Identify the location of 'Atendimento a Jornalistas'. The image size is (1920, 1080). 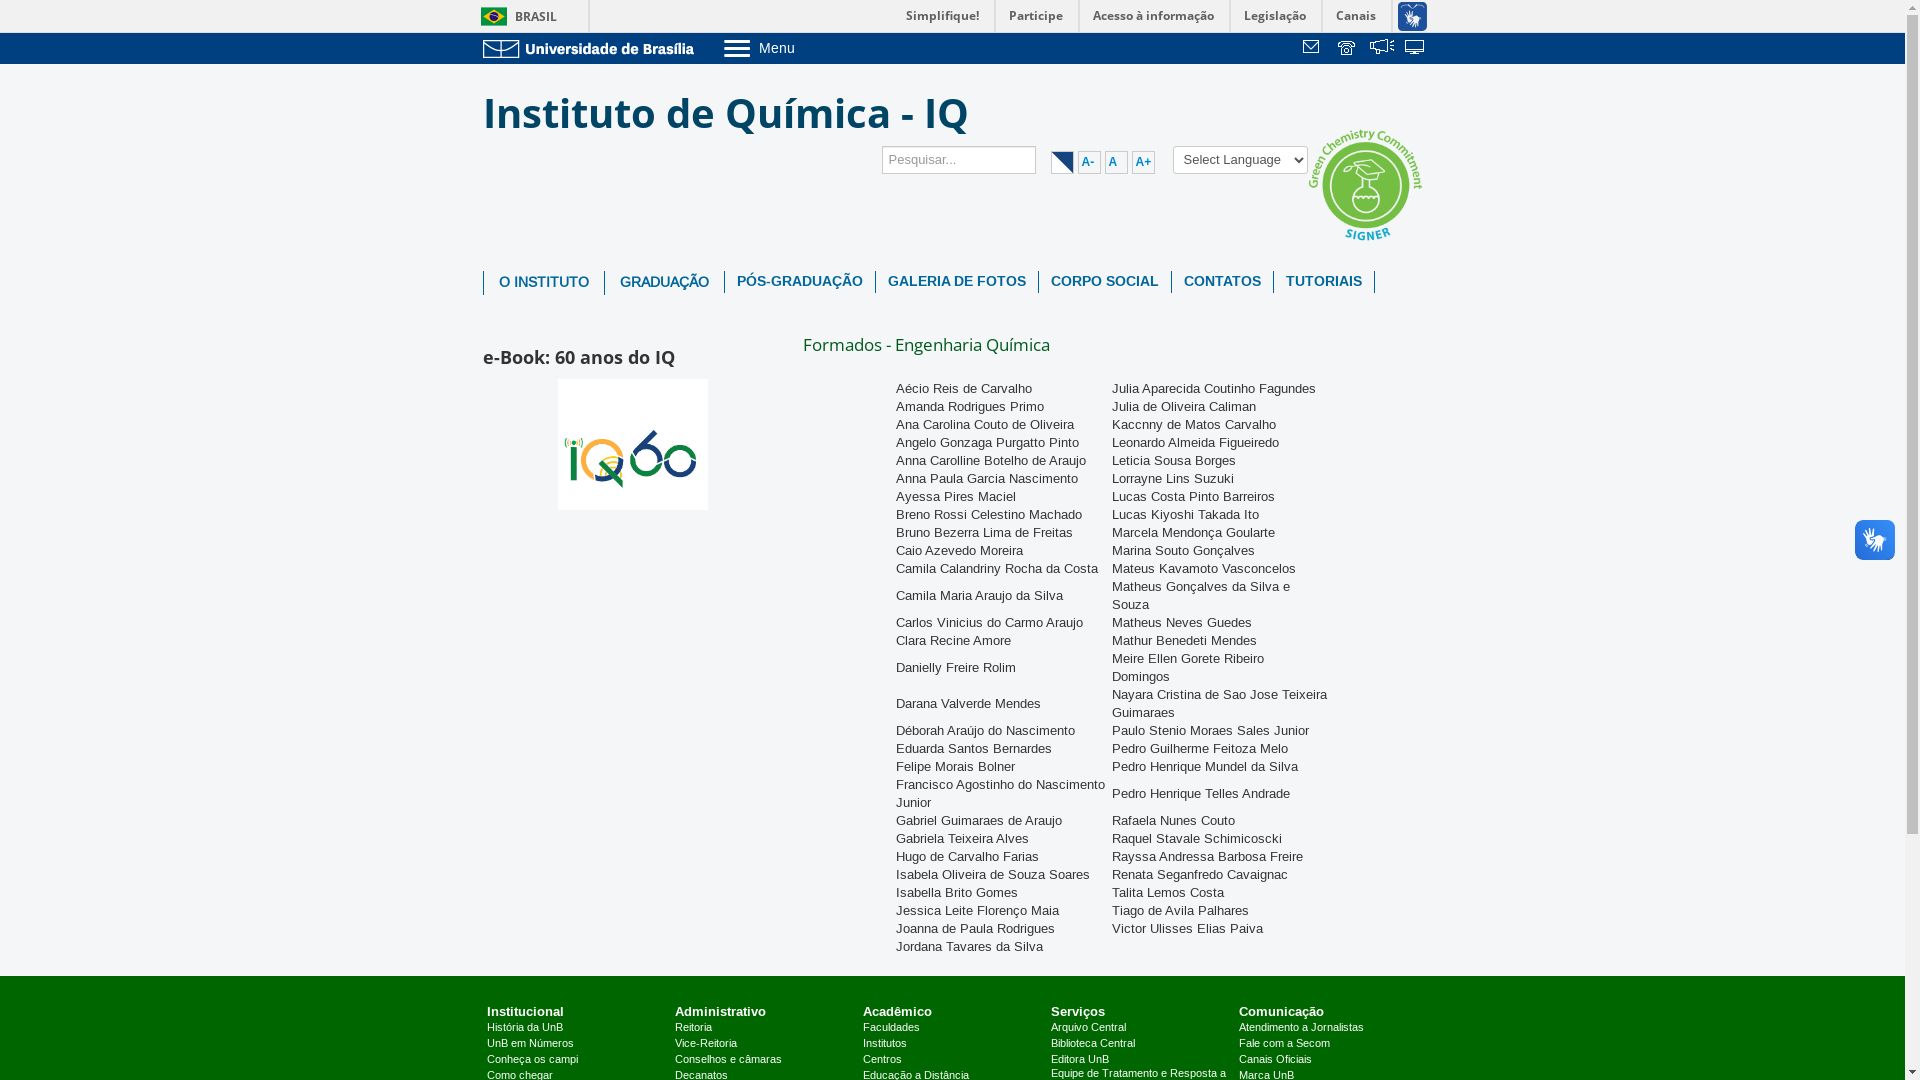
(1237, 1028).